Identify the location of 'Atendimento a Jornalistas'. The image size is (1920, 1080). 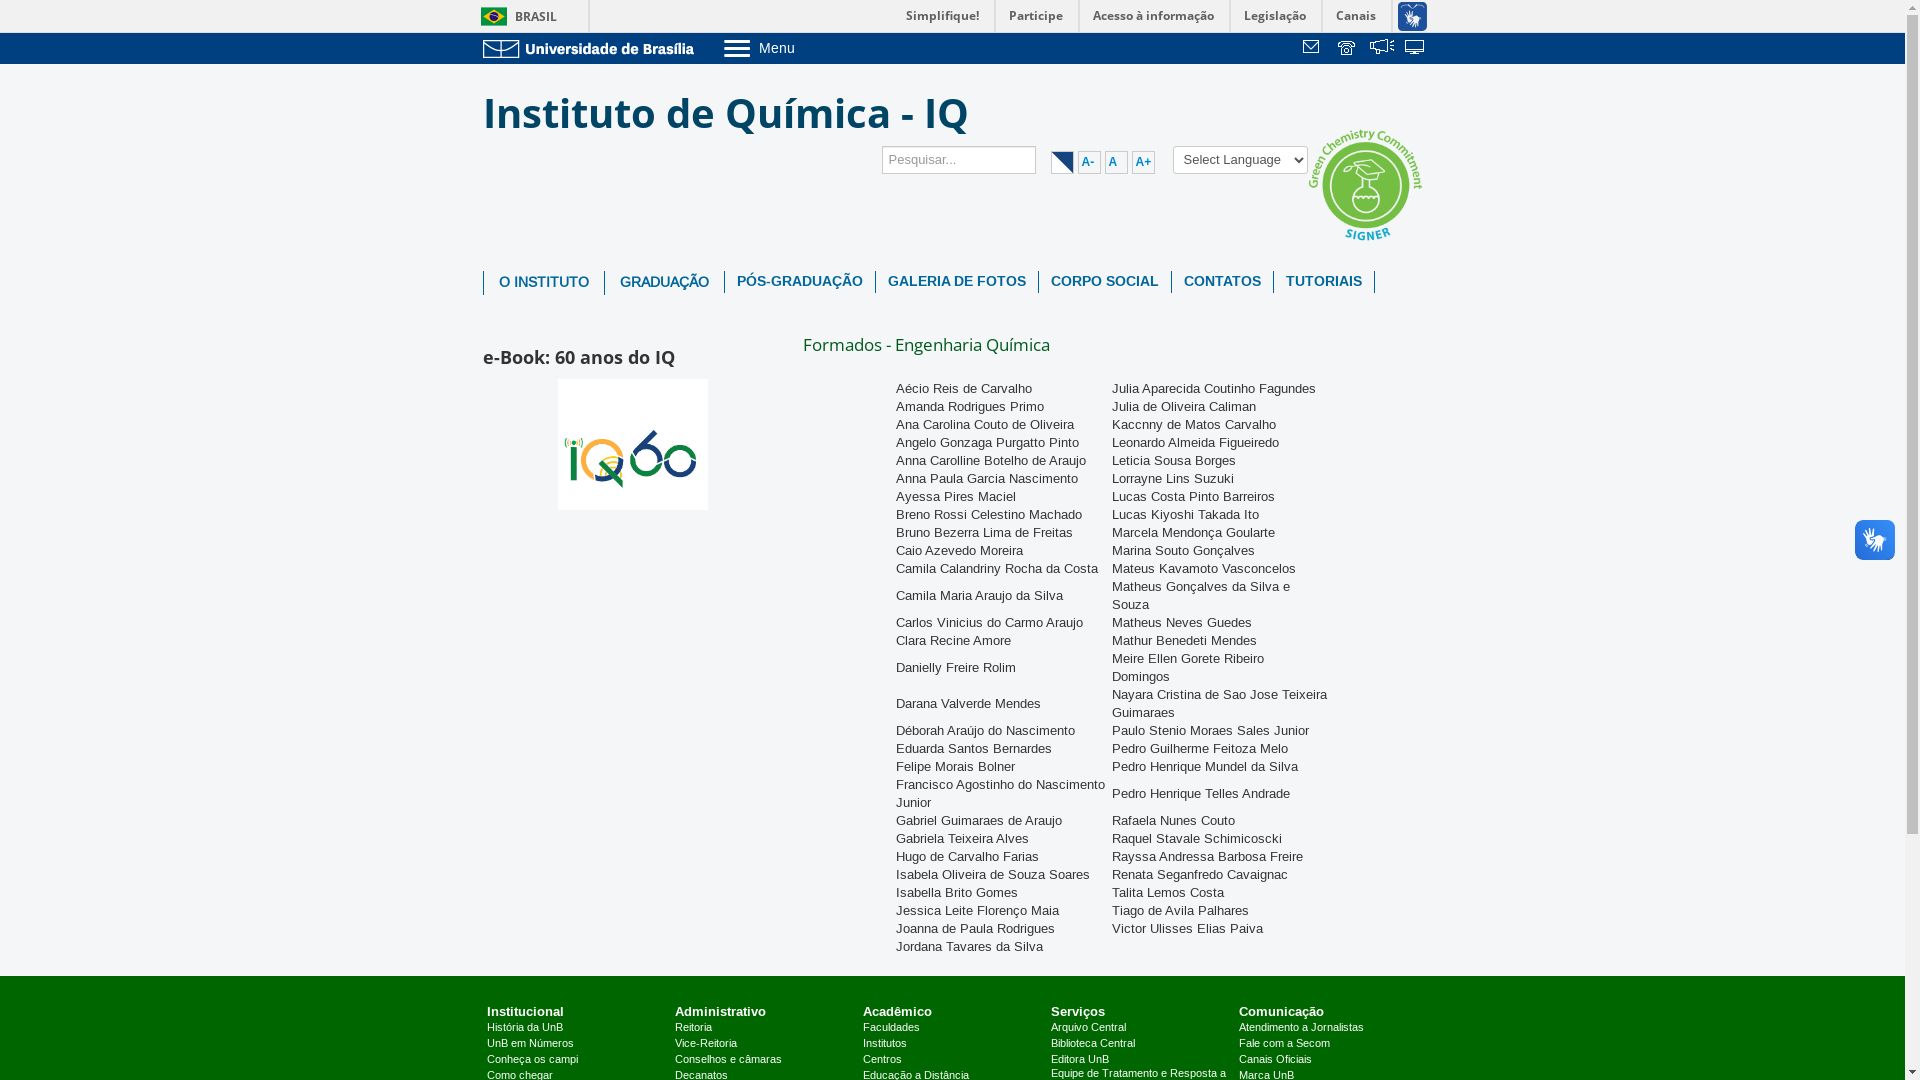
(1237, 1028).